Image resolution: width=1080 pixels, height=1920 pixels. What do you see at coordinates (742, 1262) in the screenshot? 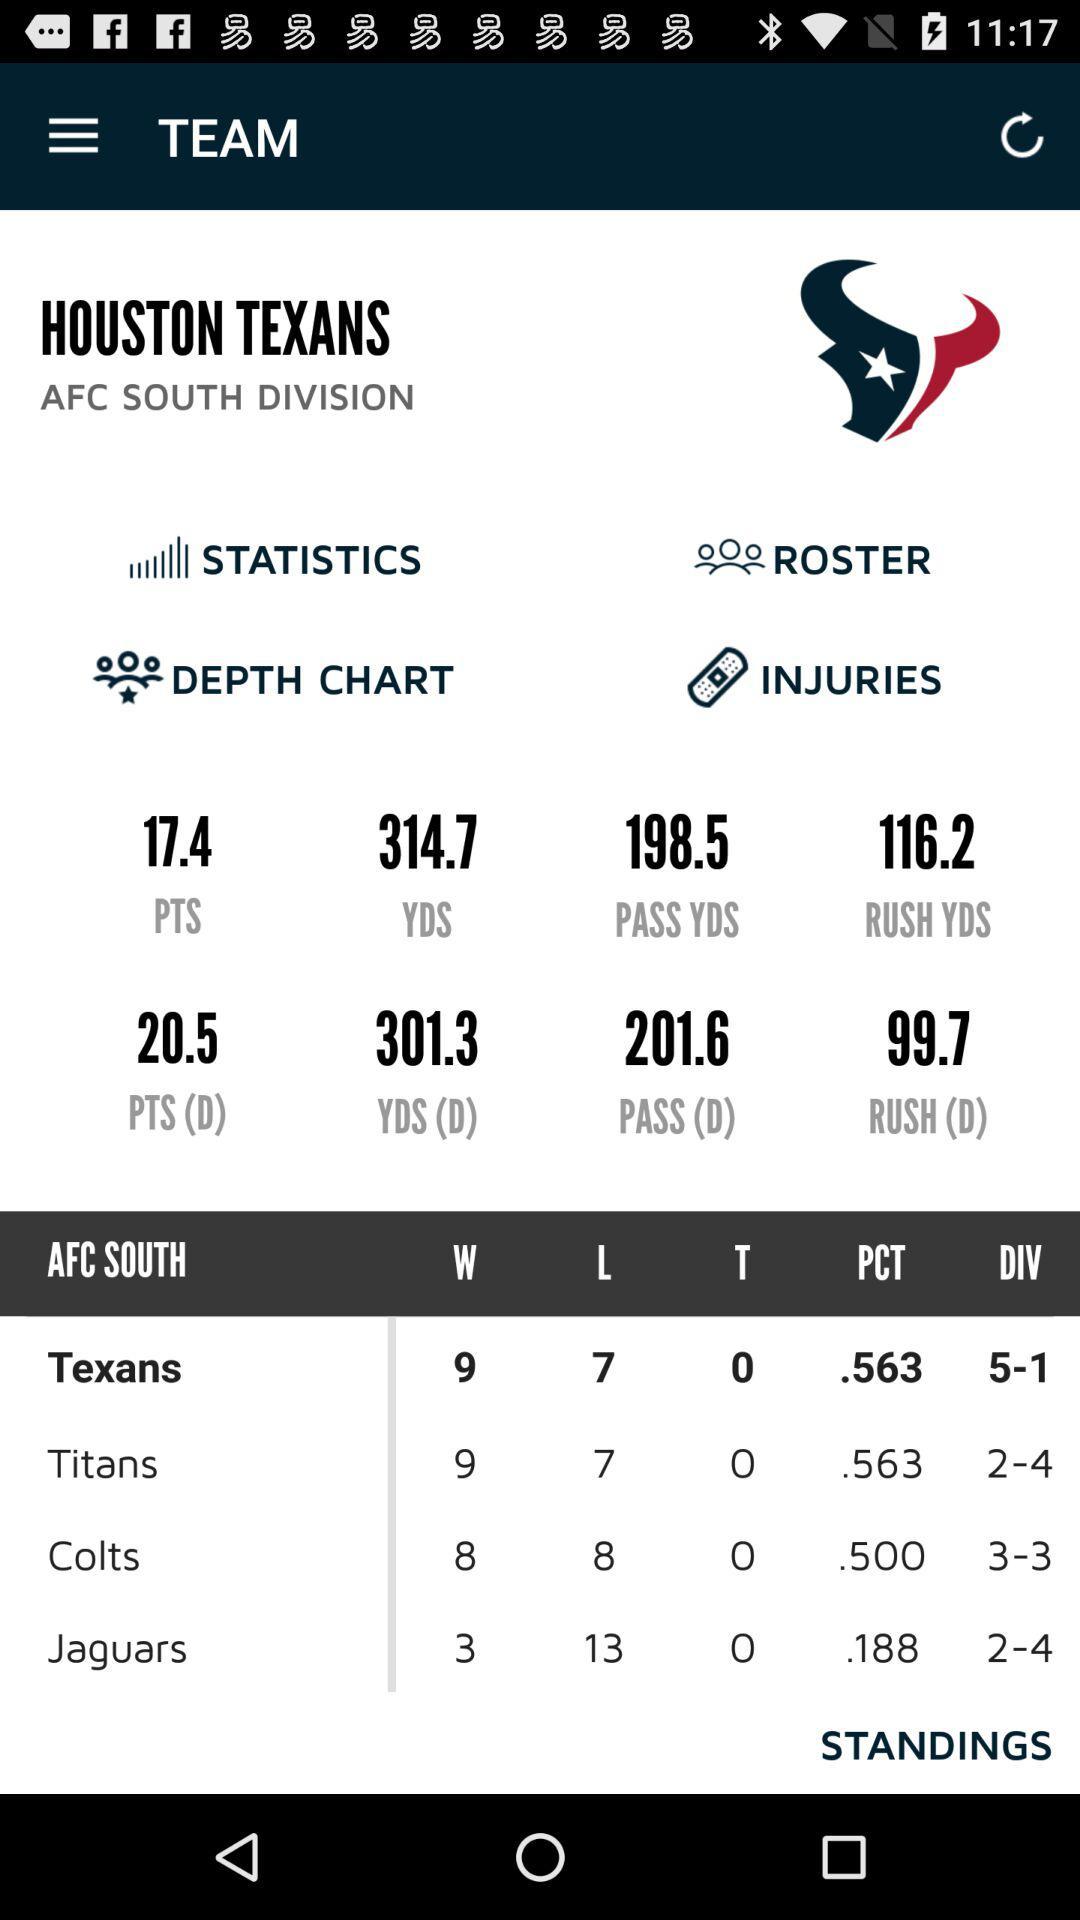
I see `icon below the pass (d)` at bounding box center [742, 1262].